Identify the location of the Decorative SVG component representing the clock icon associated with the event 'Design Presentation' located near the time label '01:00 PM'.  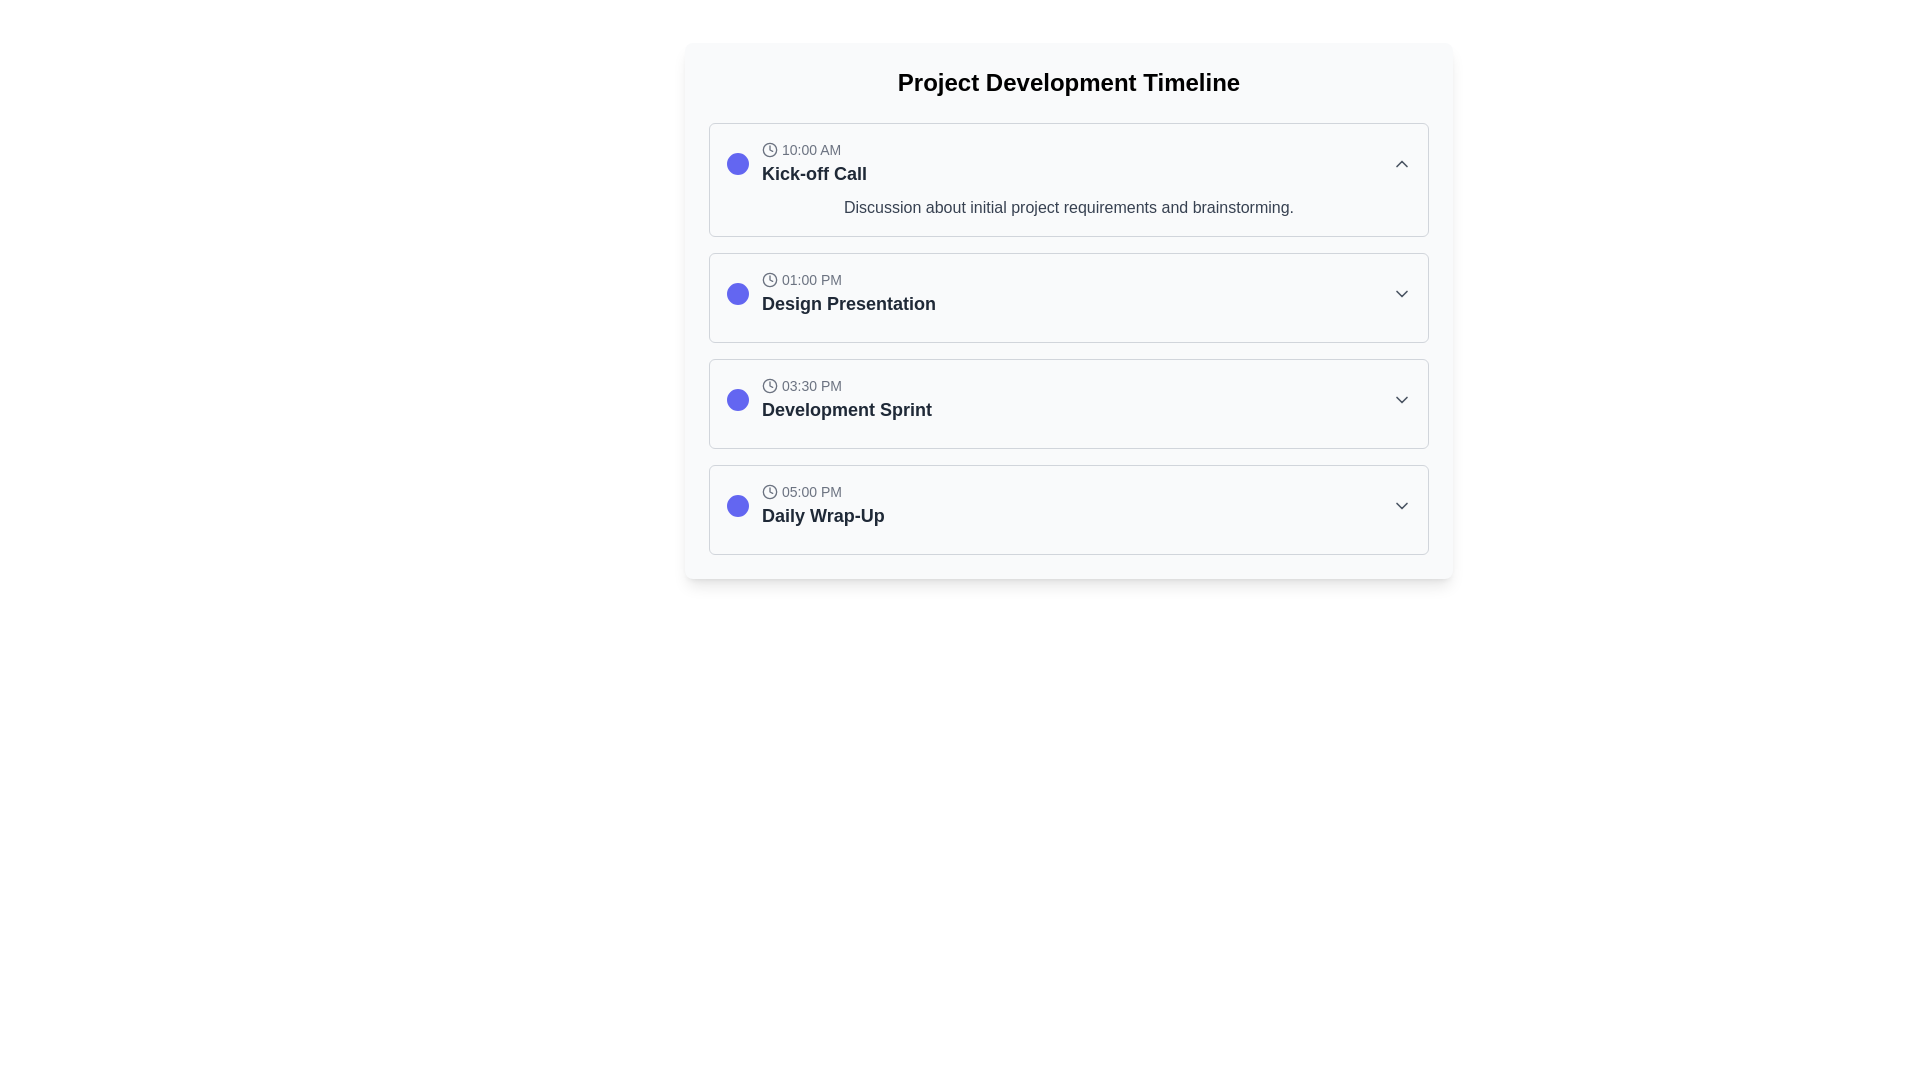
(768, 280).